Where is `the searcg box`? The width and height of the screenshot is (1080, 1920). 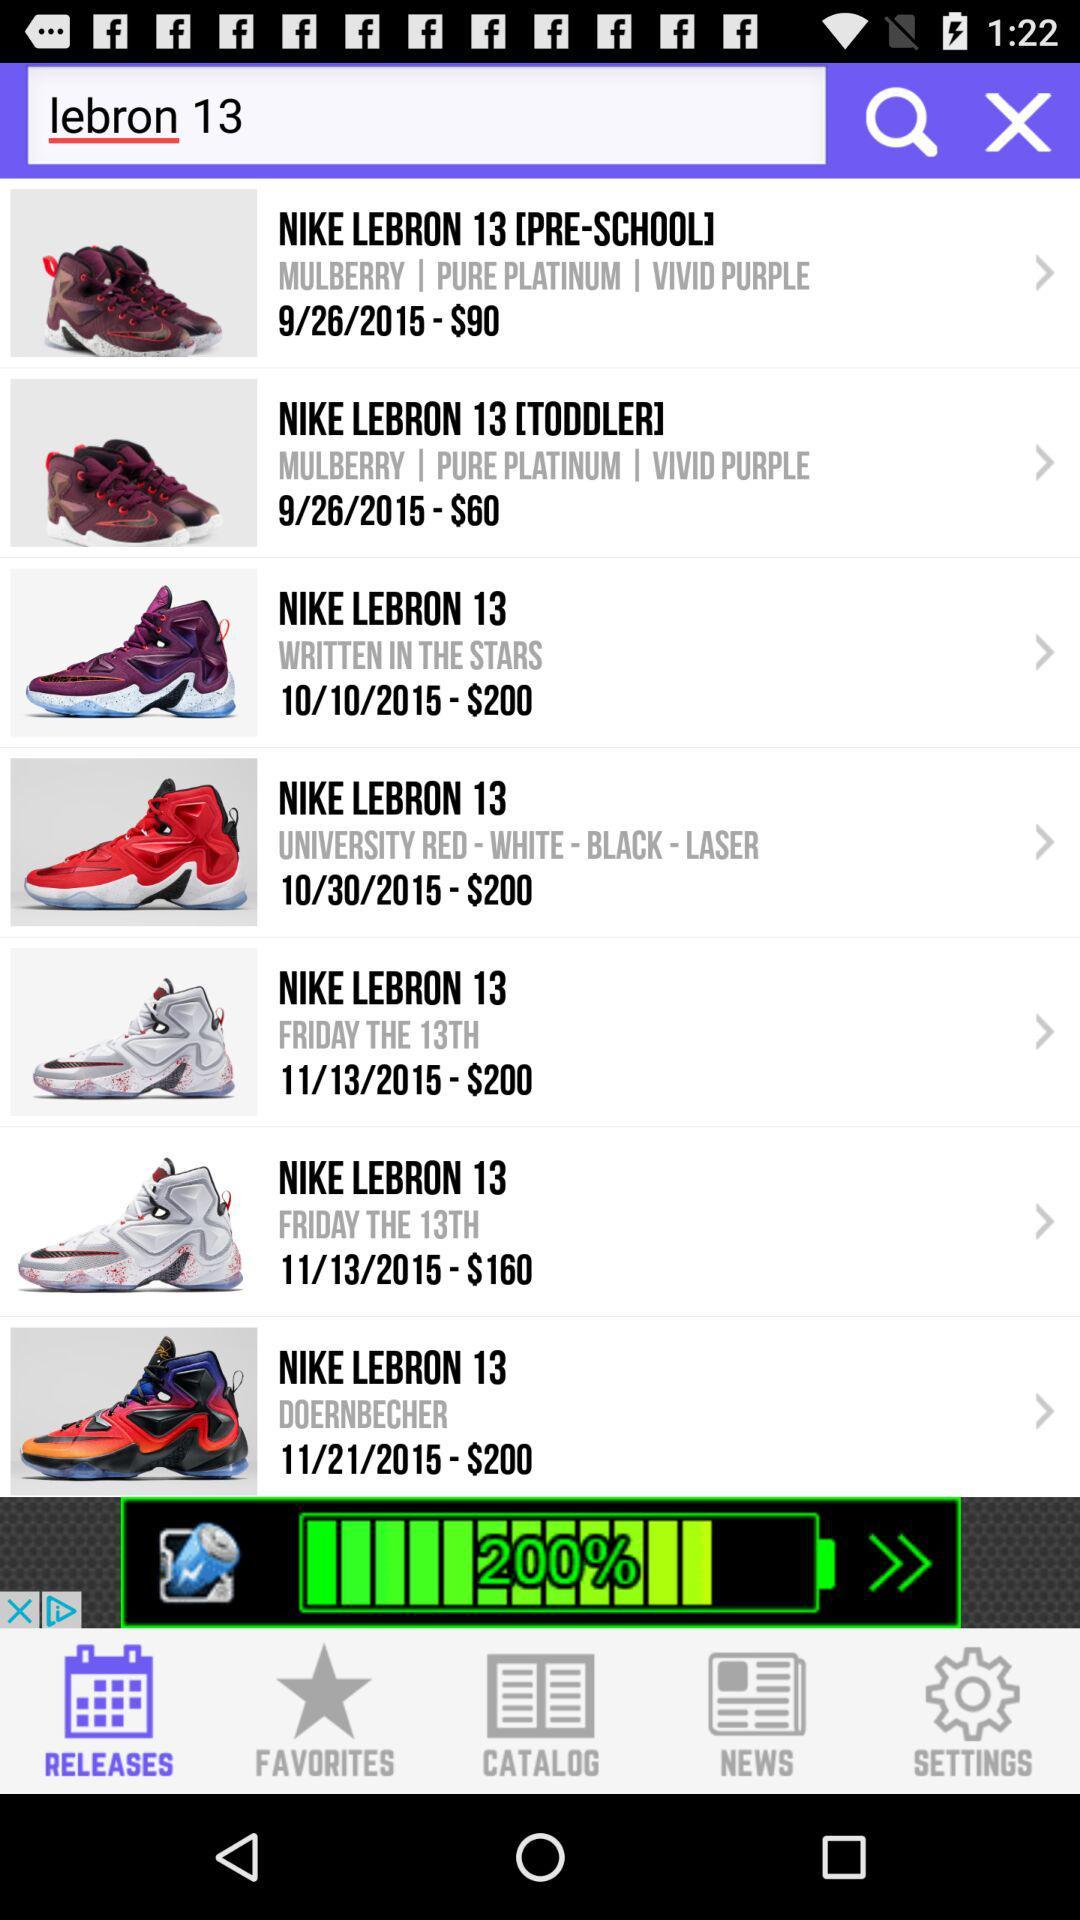
the searcg box is located at coordinates (898, 119).